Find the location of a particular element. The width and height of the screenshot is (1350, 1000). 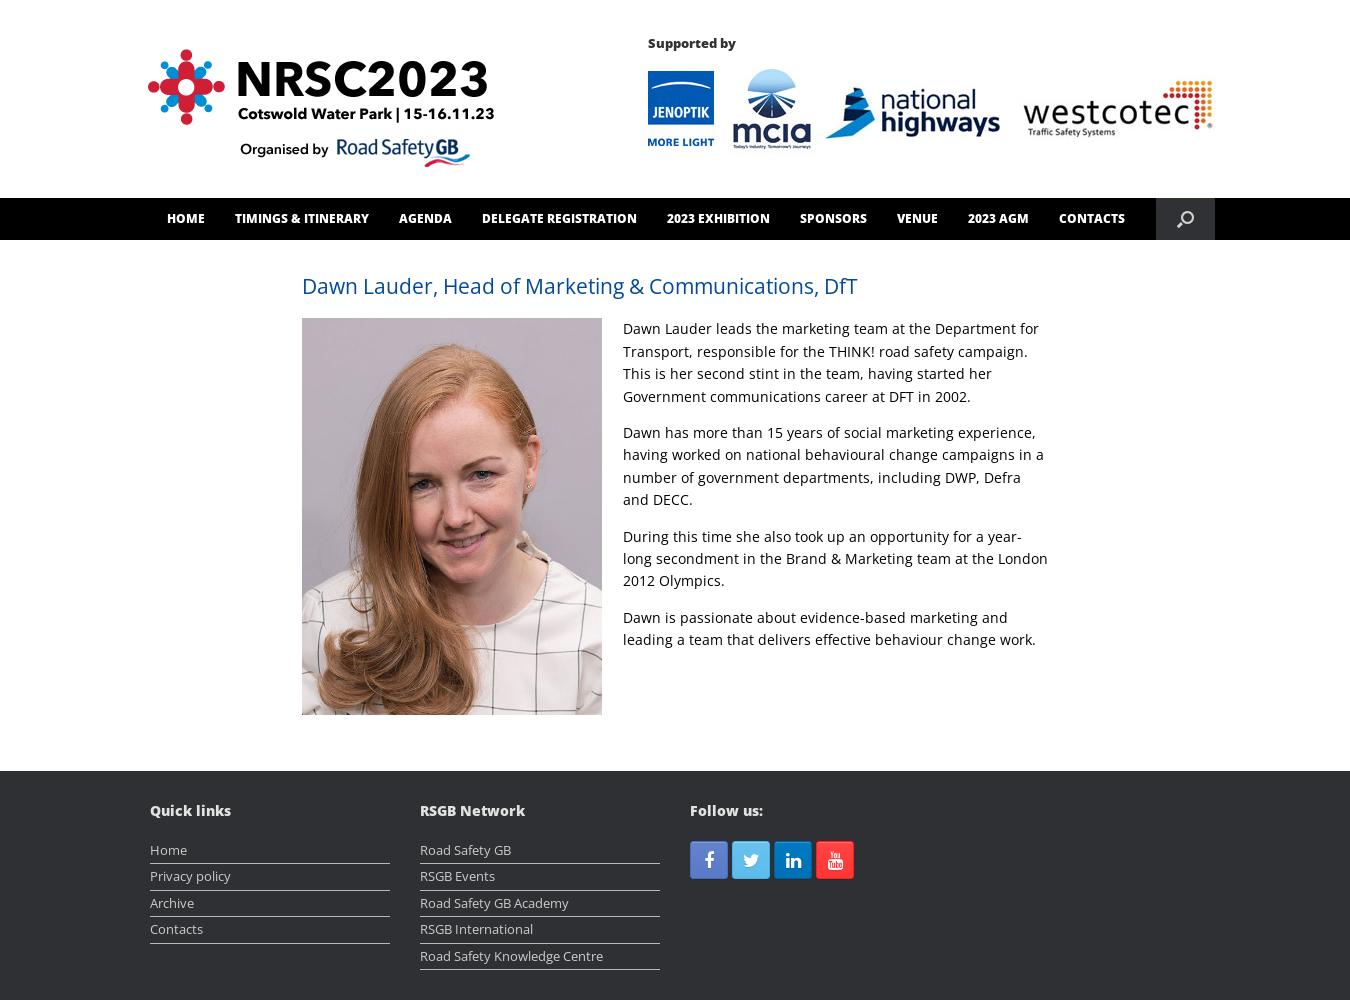

'Contacts' is located at coordinates (149, 929).